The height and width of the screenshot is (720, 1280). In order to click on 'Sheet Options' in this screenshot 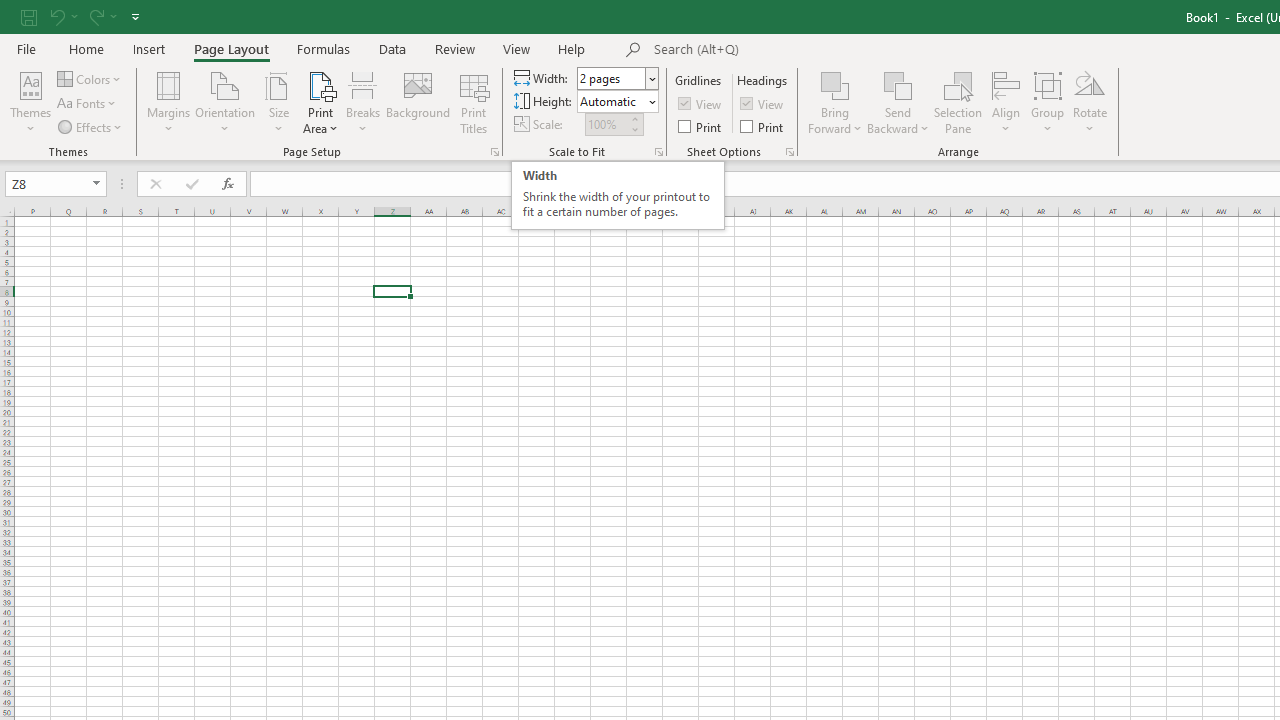, I will do `click(788, 150)`.